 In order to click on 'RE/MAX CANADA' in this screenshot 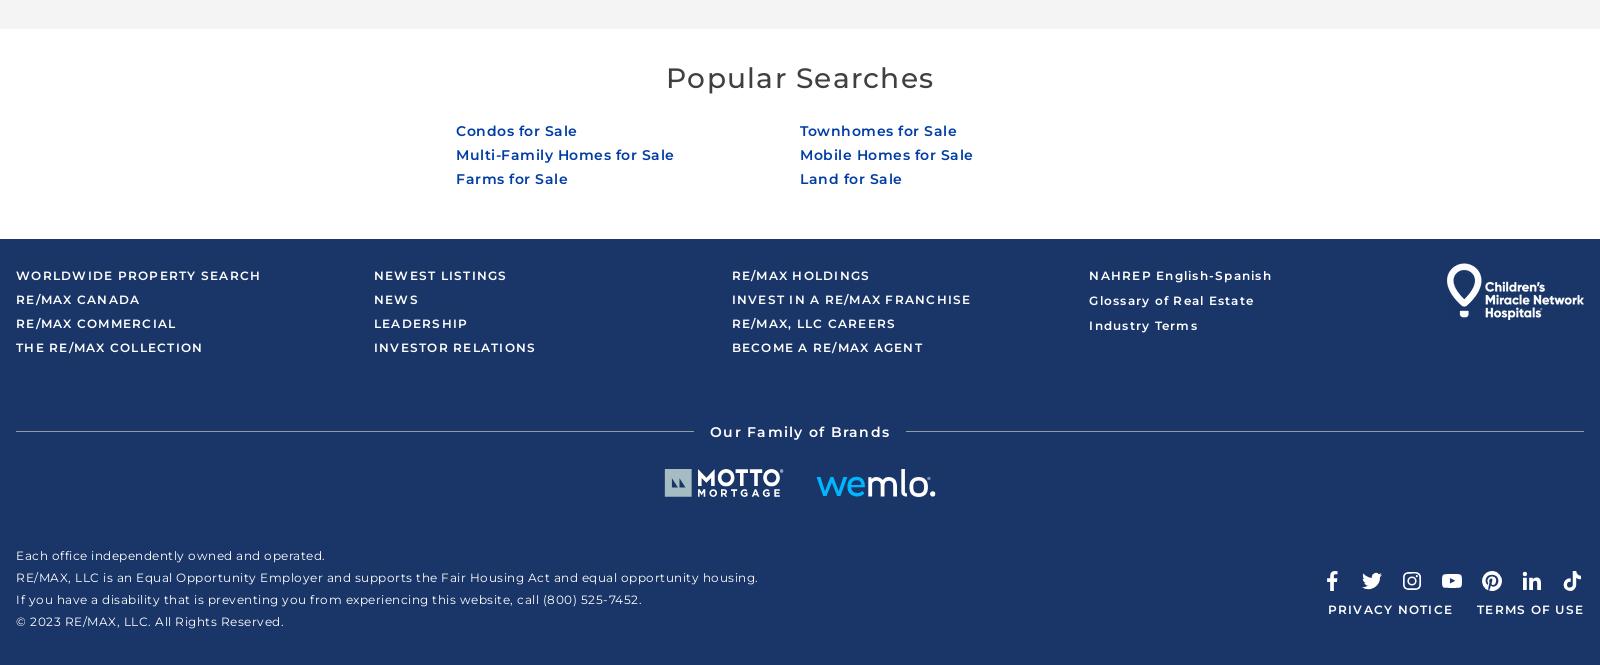, I will do `click(76, 299)`.